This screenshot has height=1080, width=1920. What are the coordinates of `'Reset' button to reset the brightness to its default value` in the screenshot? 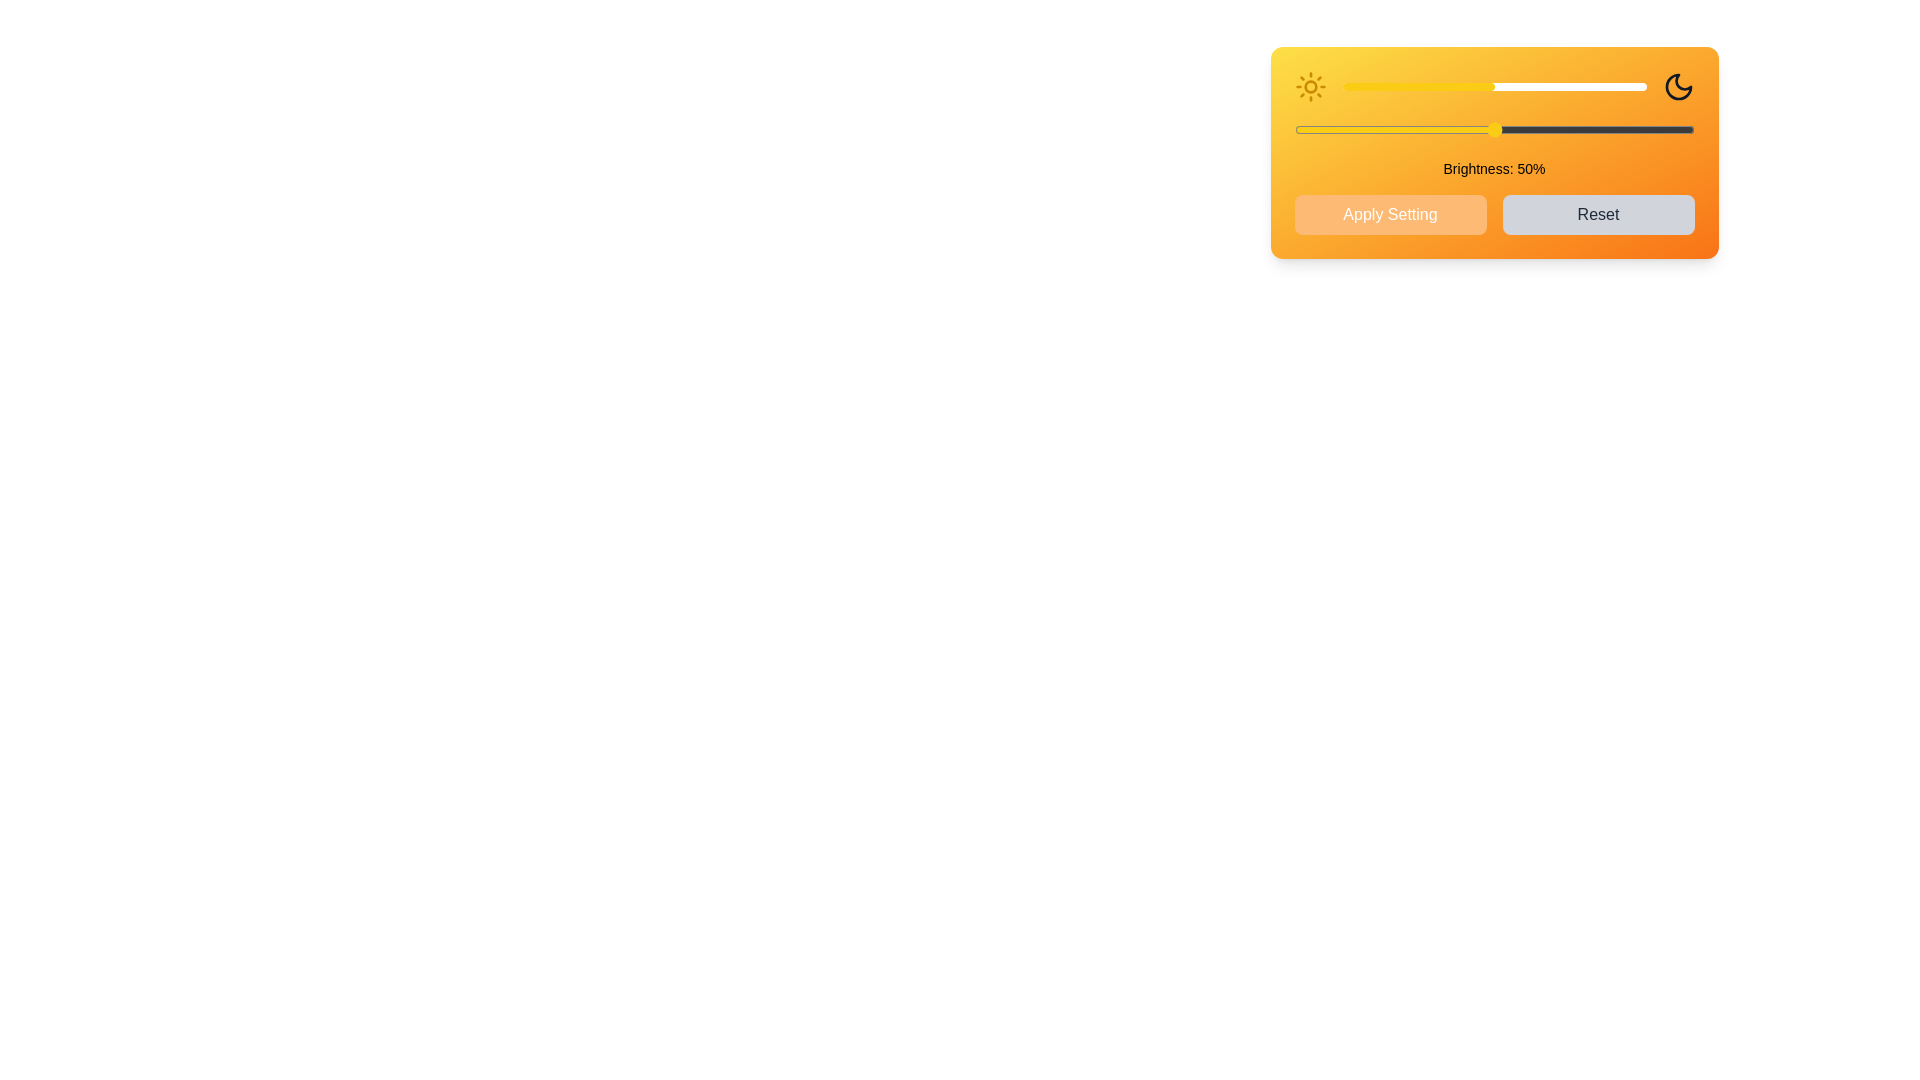 It's located at (1597, 215).